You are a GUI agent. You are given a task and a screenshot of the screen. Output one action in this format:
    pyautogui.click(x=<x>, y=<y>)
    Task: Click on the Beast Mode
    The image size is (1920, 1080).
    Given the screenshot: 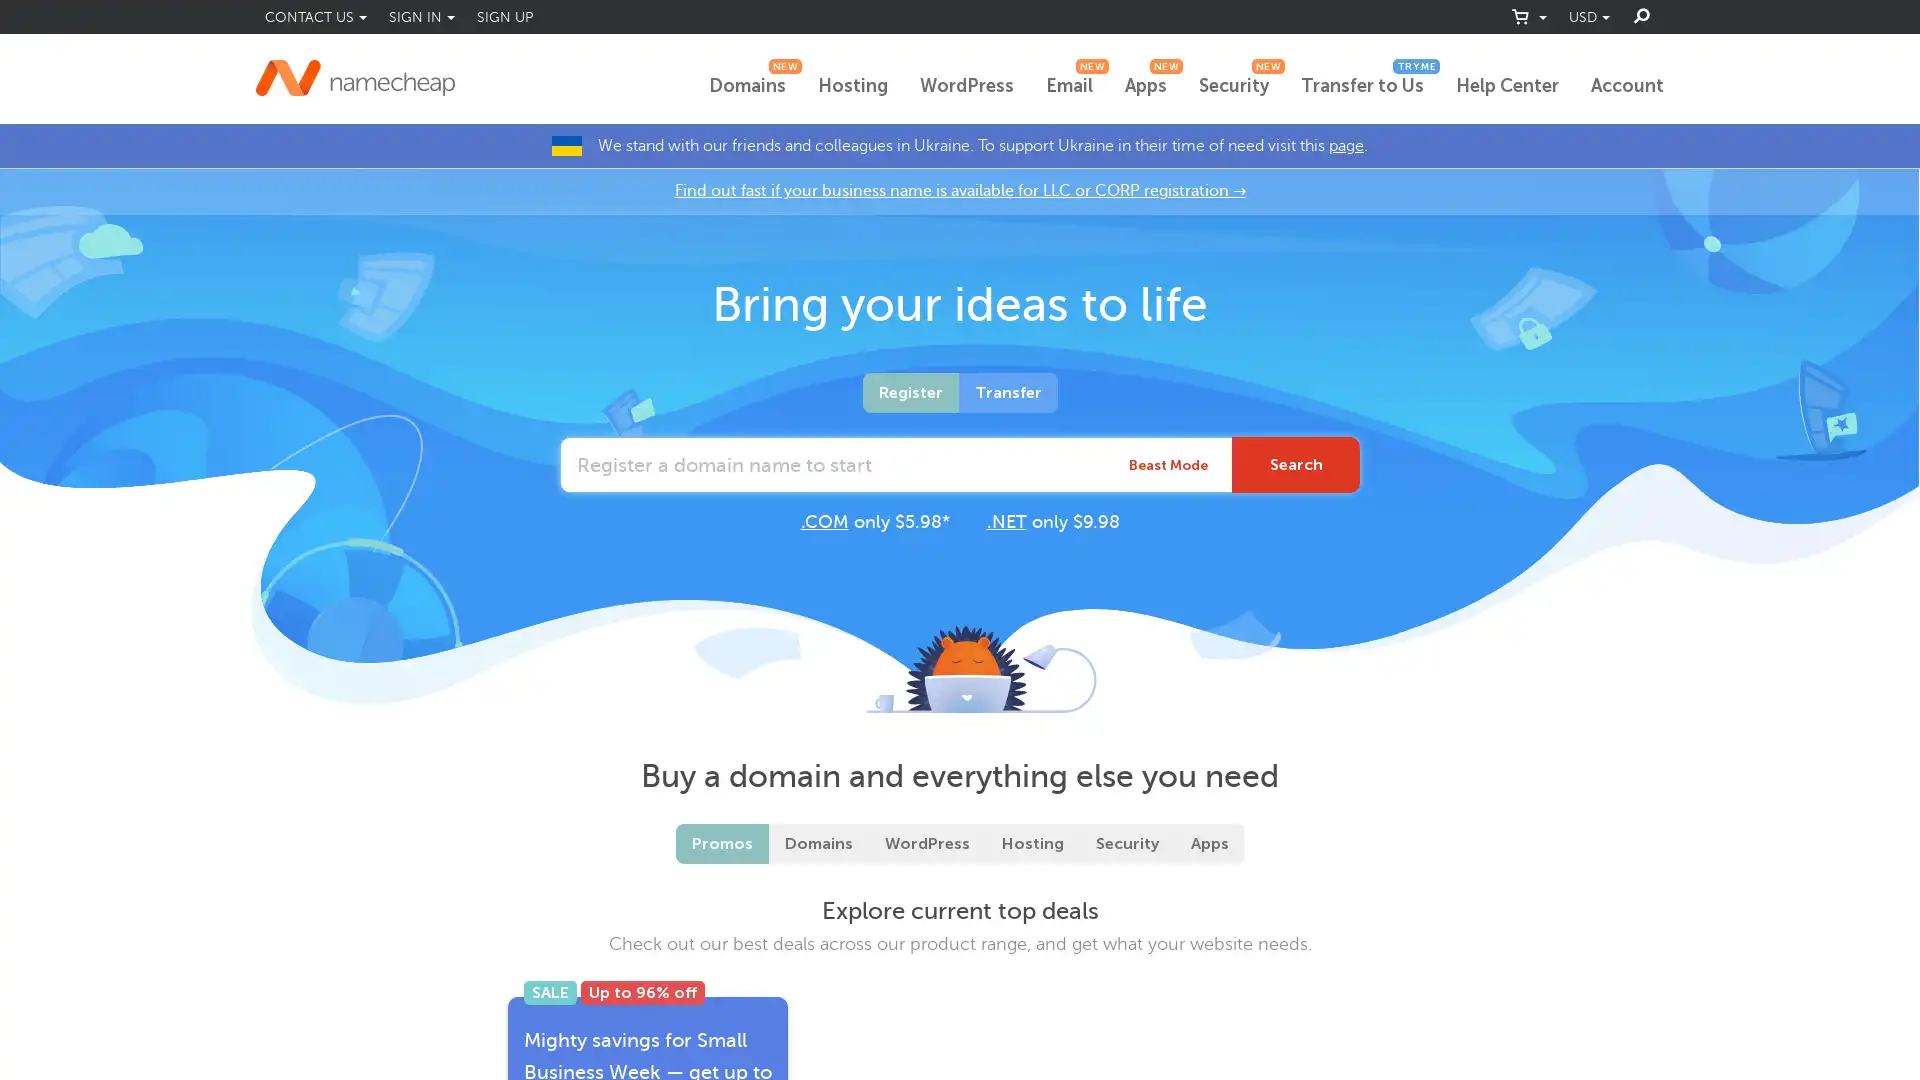 What is the action you would take?
    pyautogui.click(x=1168, y=465)
    